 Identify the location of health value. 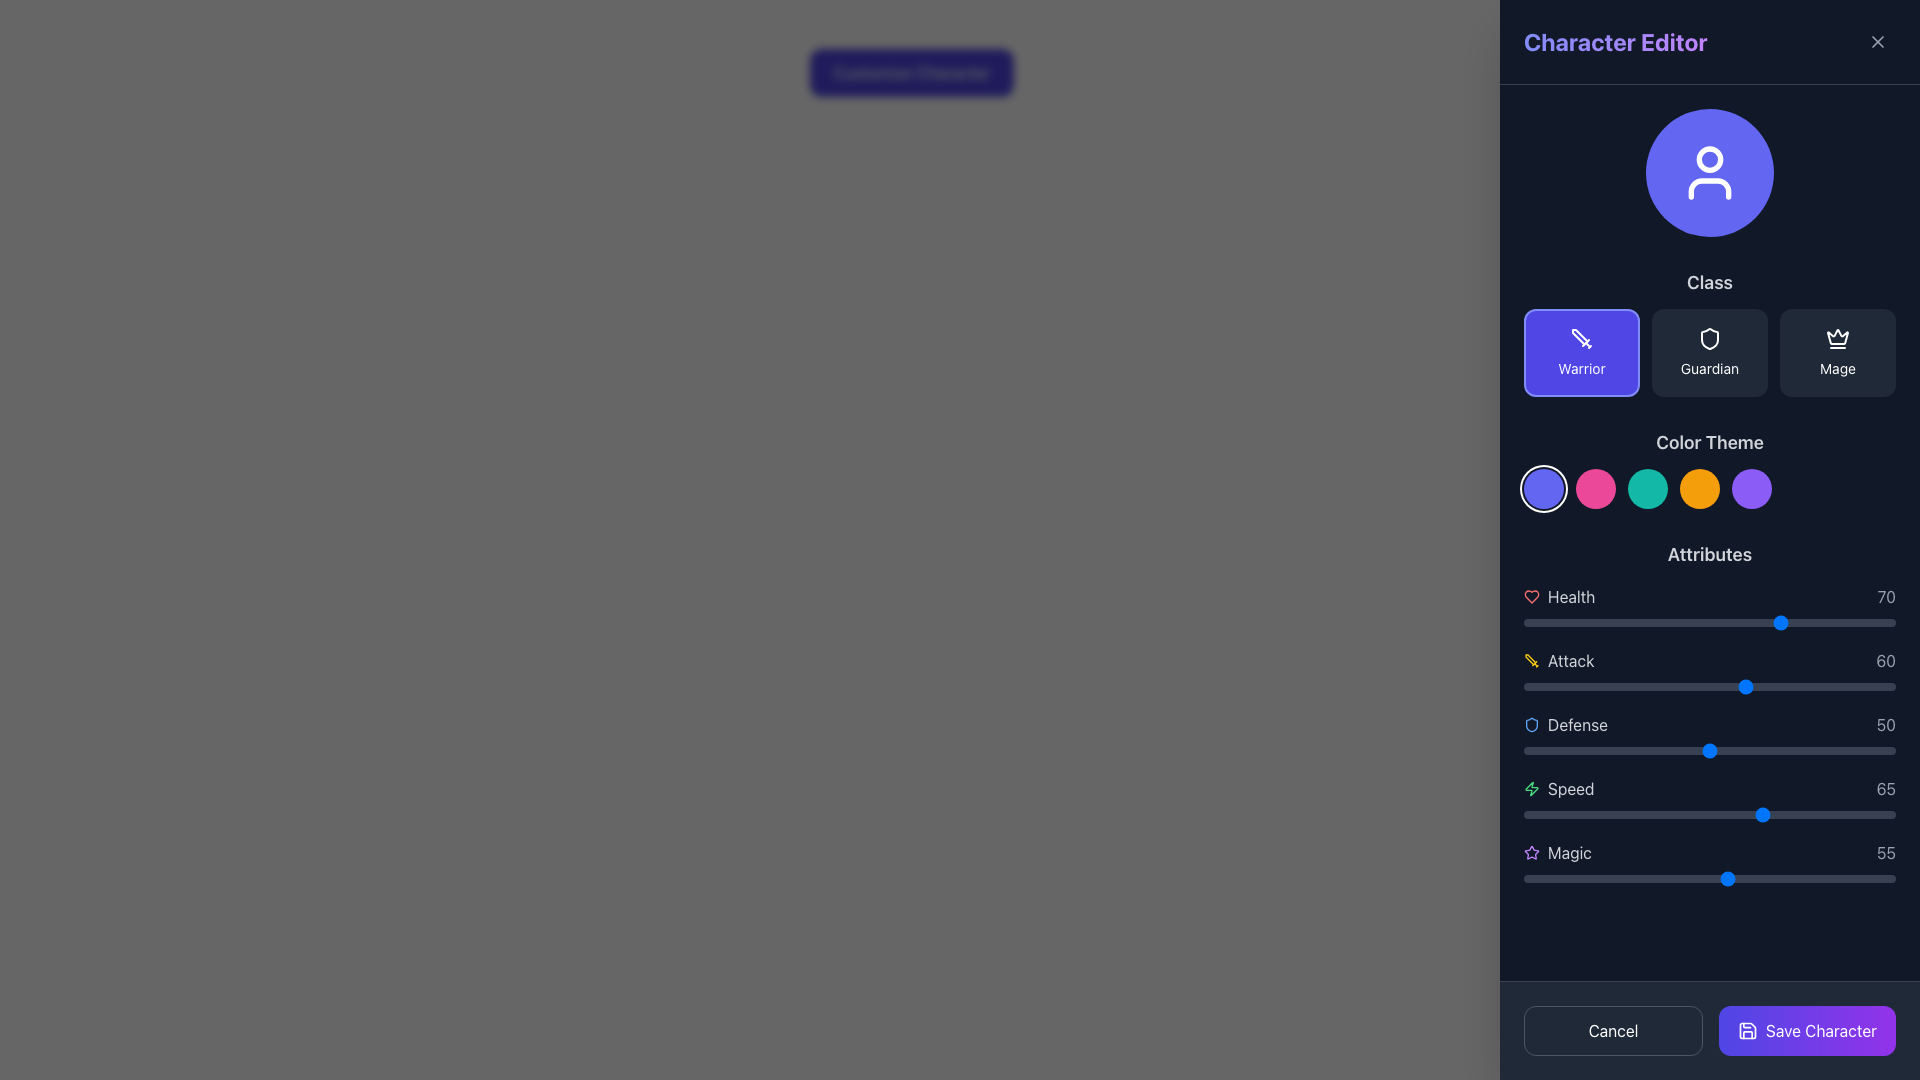
(1586, 622).